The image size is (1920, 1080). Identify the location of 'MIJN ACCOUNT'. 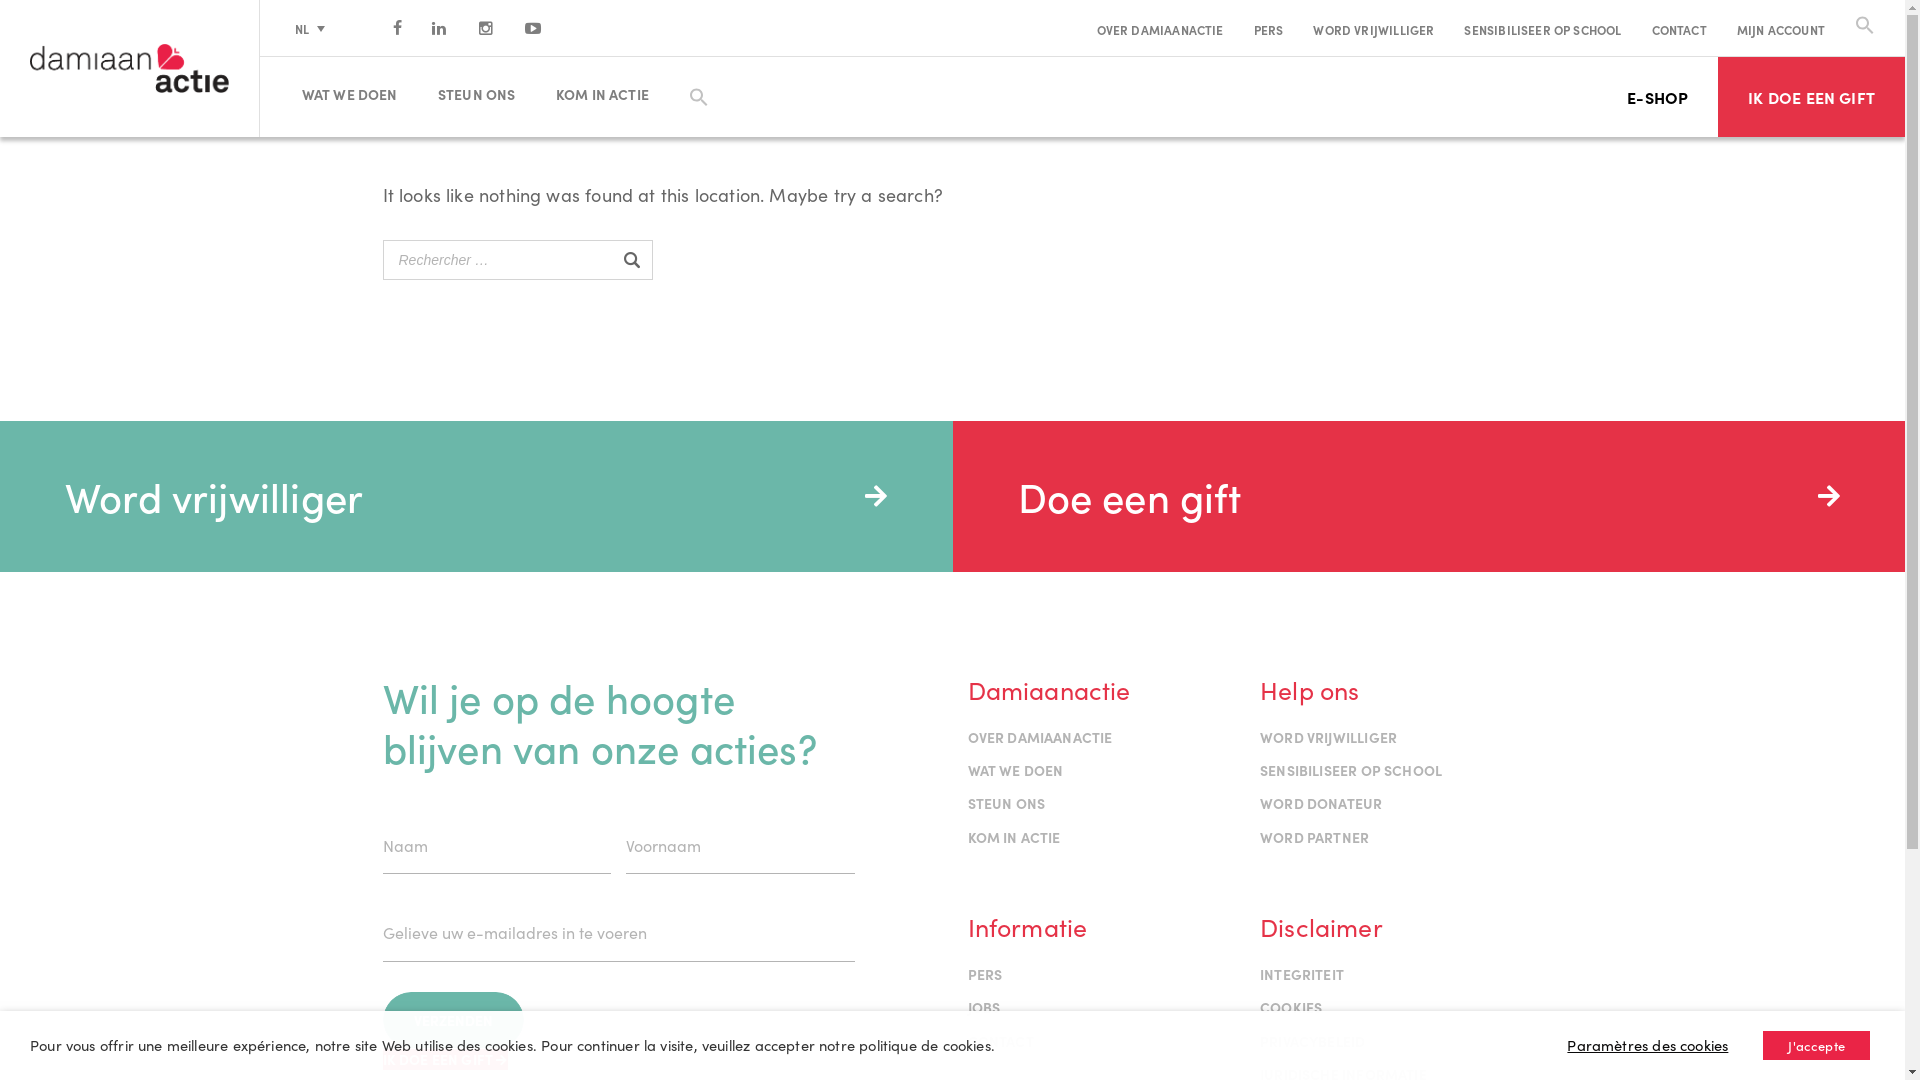
(1780, 29).